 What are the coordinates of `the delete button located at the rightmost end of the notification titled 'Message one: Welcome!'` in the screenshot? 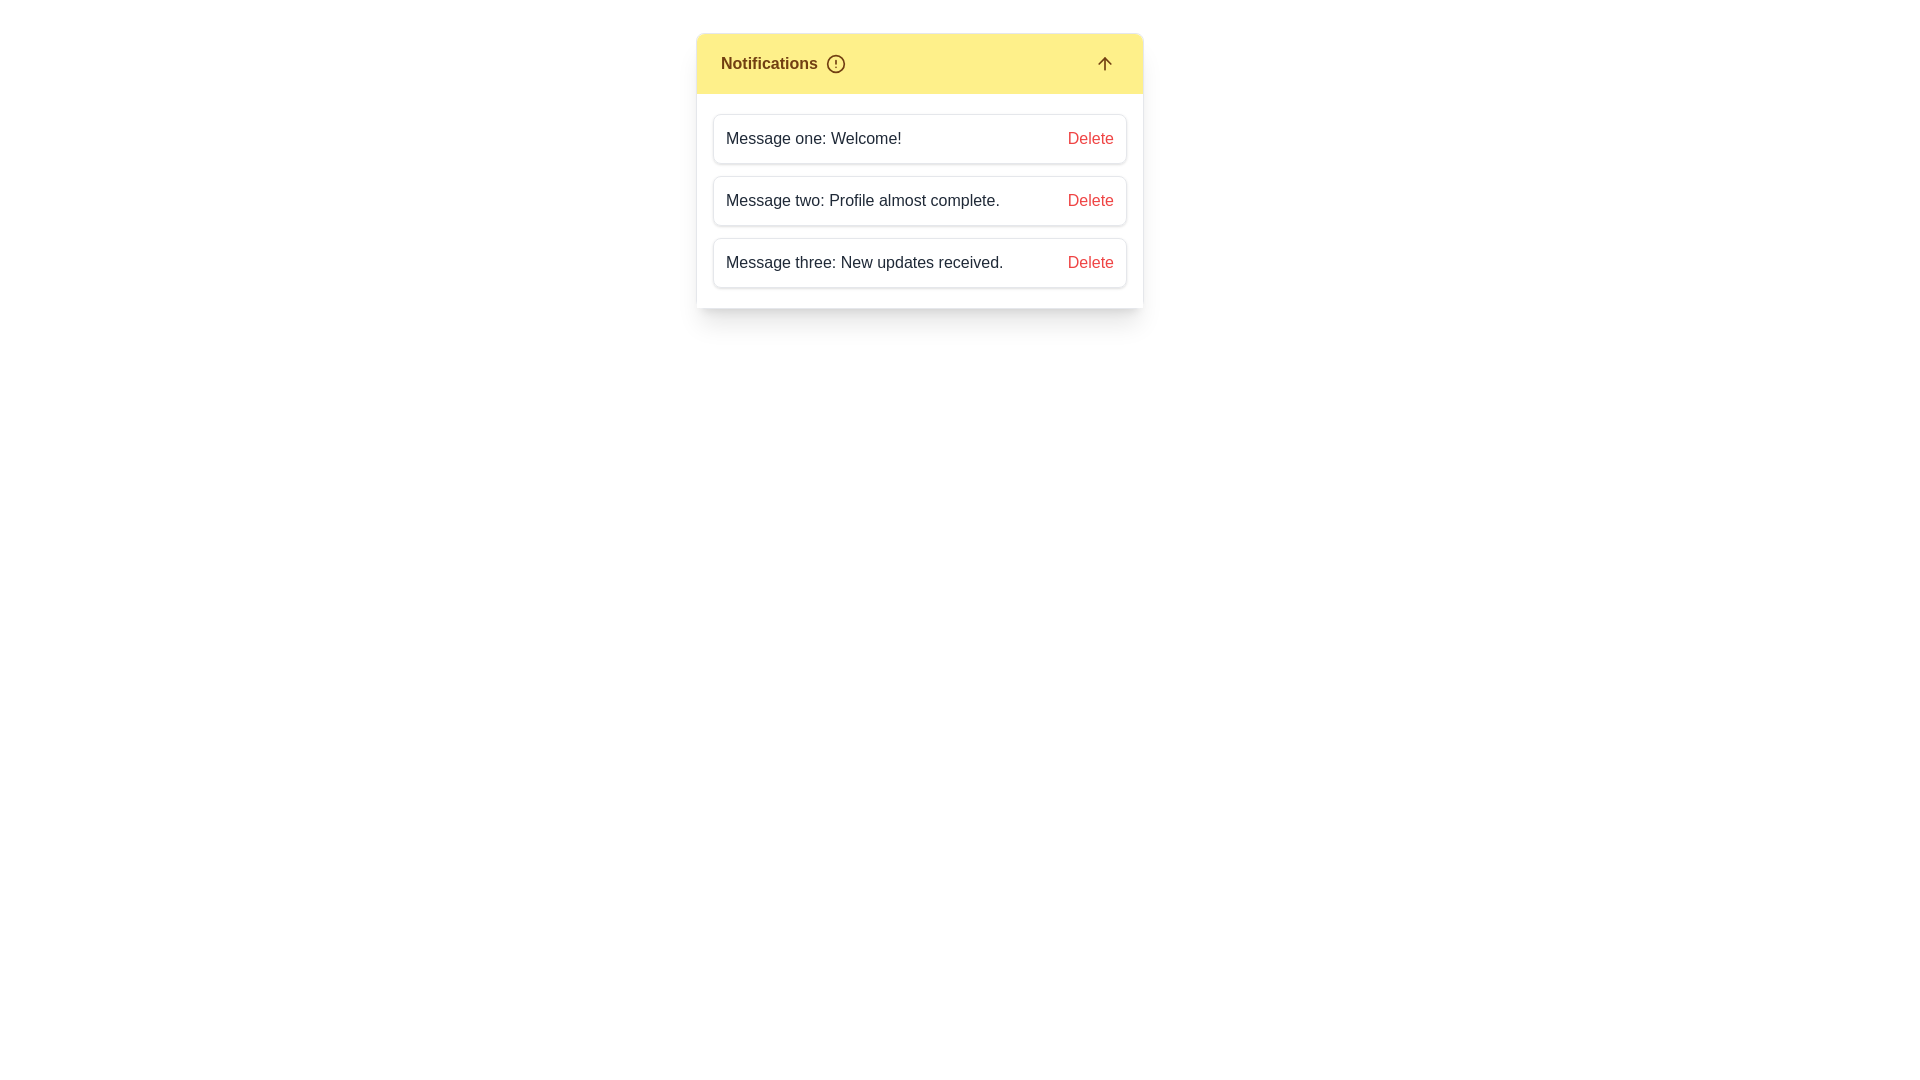 It's located at (1089, 137).